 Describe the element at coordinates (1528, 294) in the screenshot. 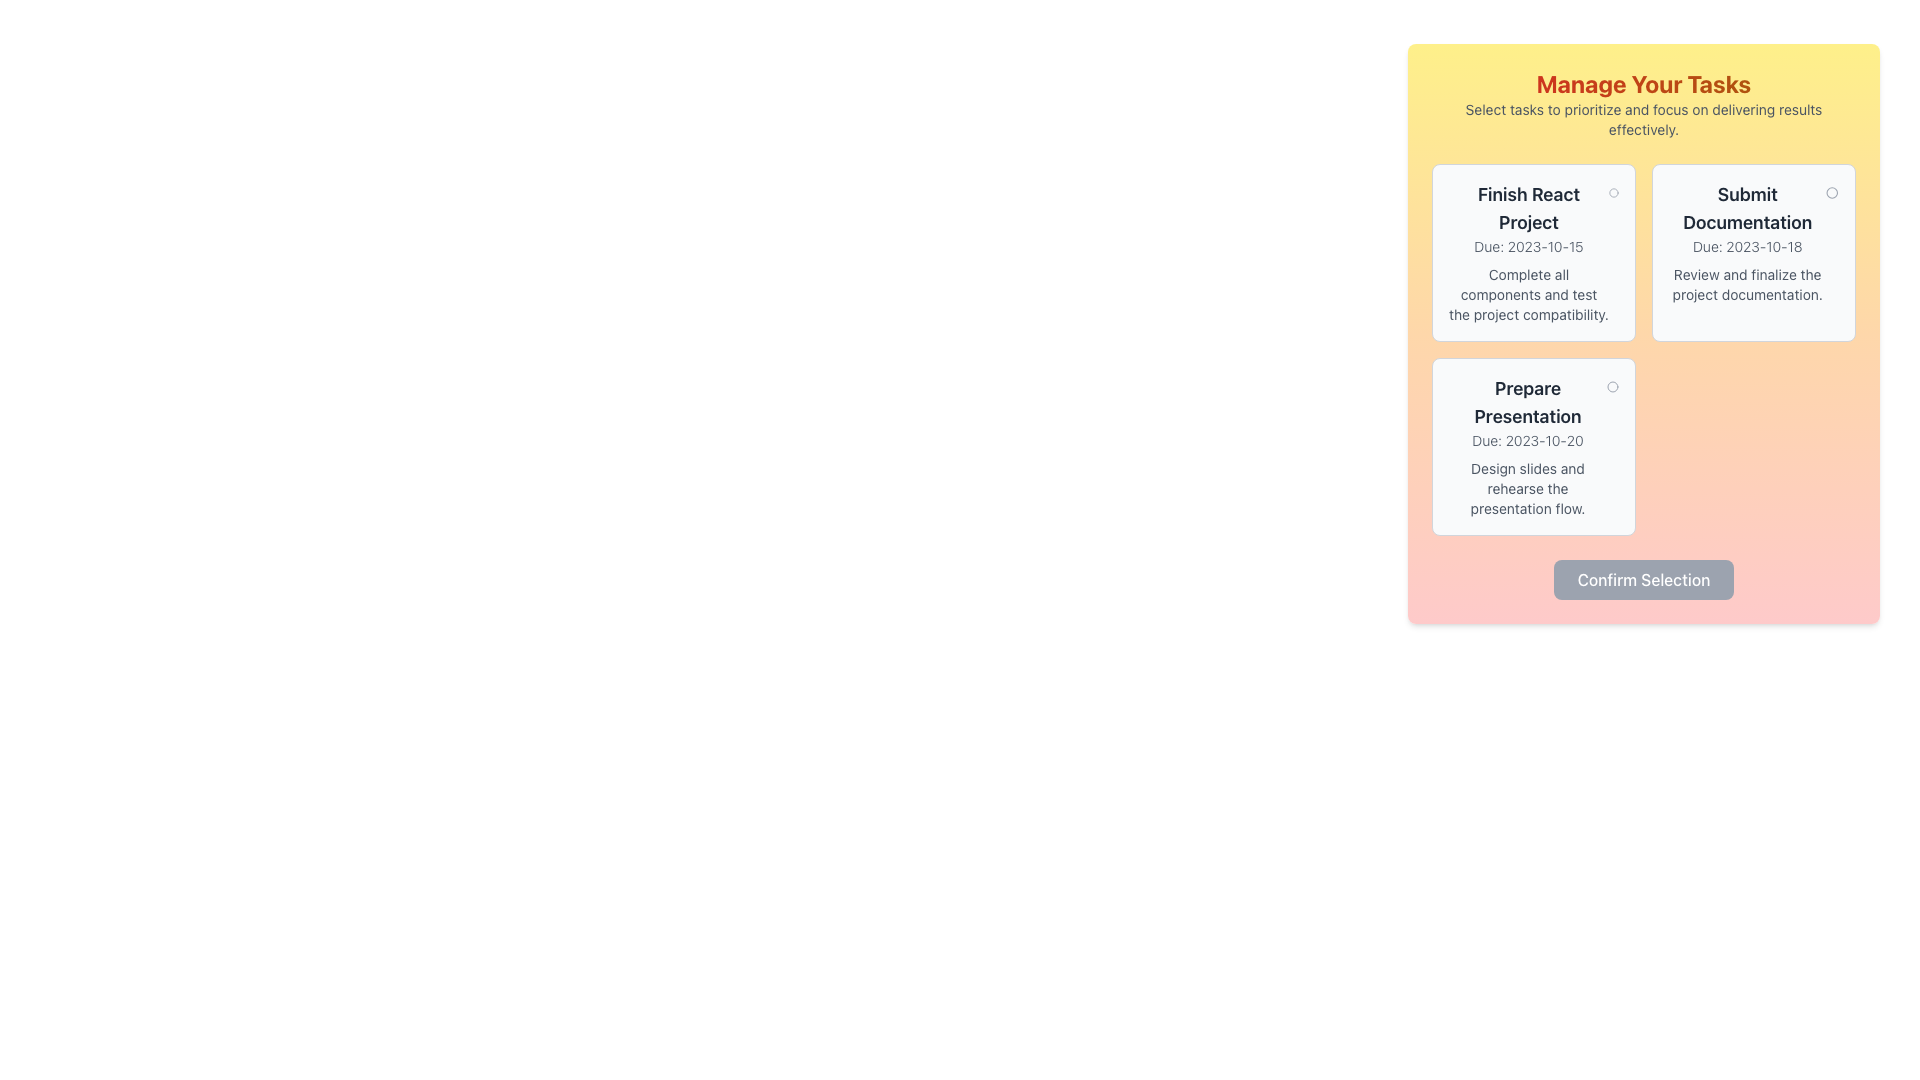

I see `the instructional text for the 'React Project' located below the due date text in the 'Finish React Project' card to potentially display a tooltip` at that location.